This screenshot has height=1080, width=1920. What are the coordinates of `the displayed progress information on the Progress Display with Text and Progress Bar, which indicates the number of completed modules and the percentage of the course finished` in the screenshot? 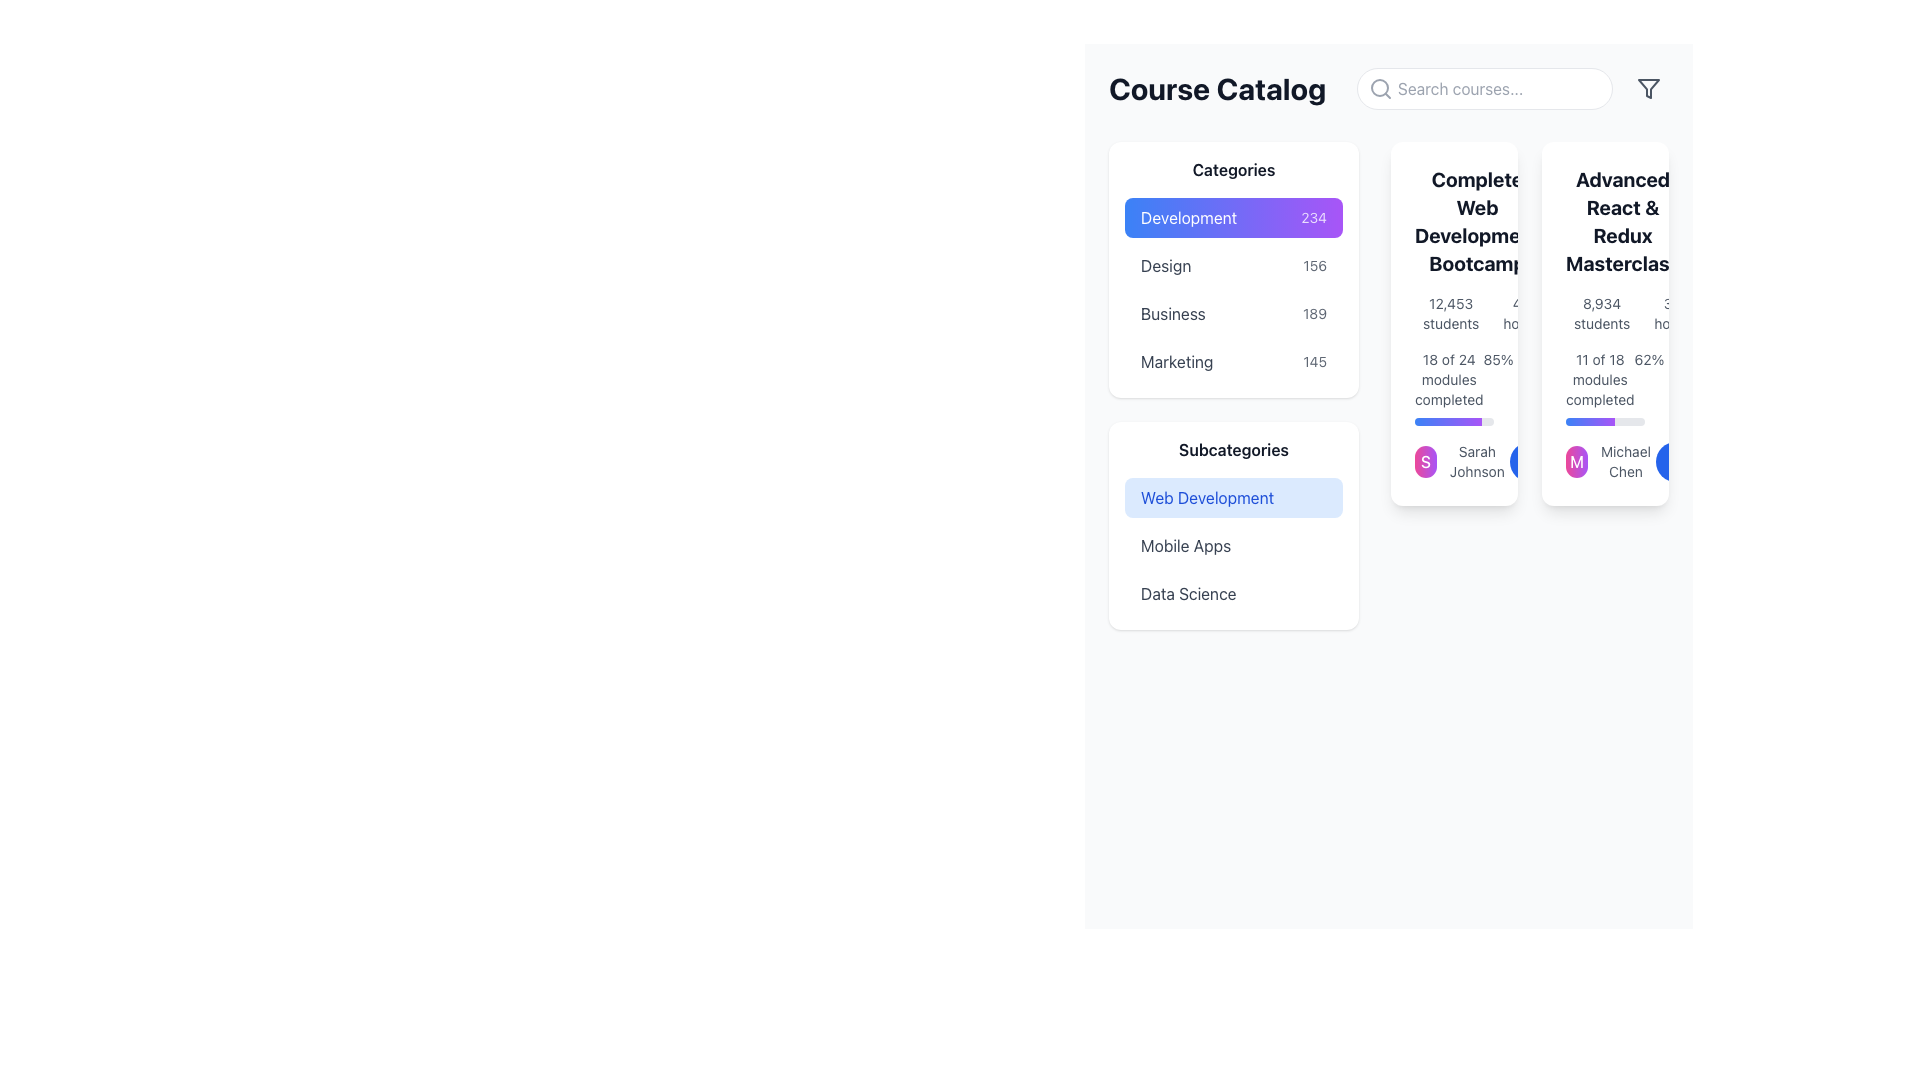 It's located at (1454, 388).